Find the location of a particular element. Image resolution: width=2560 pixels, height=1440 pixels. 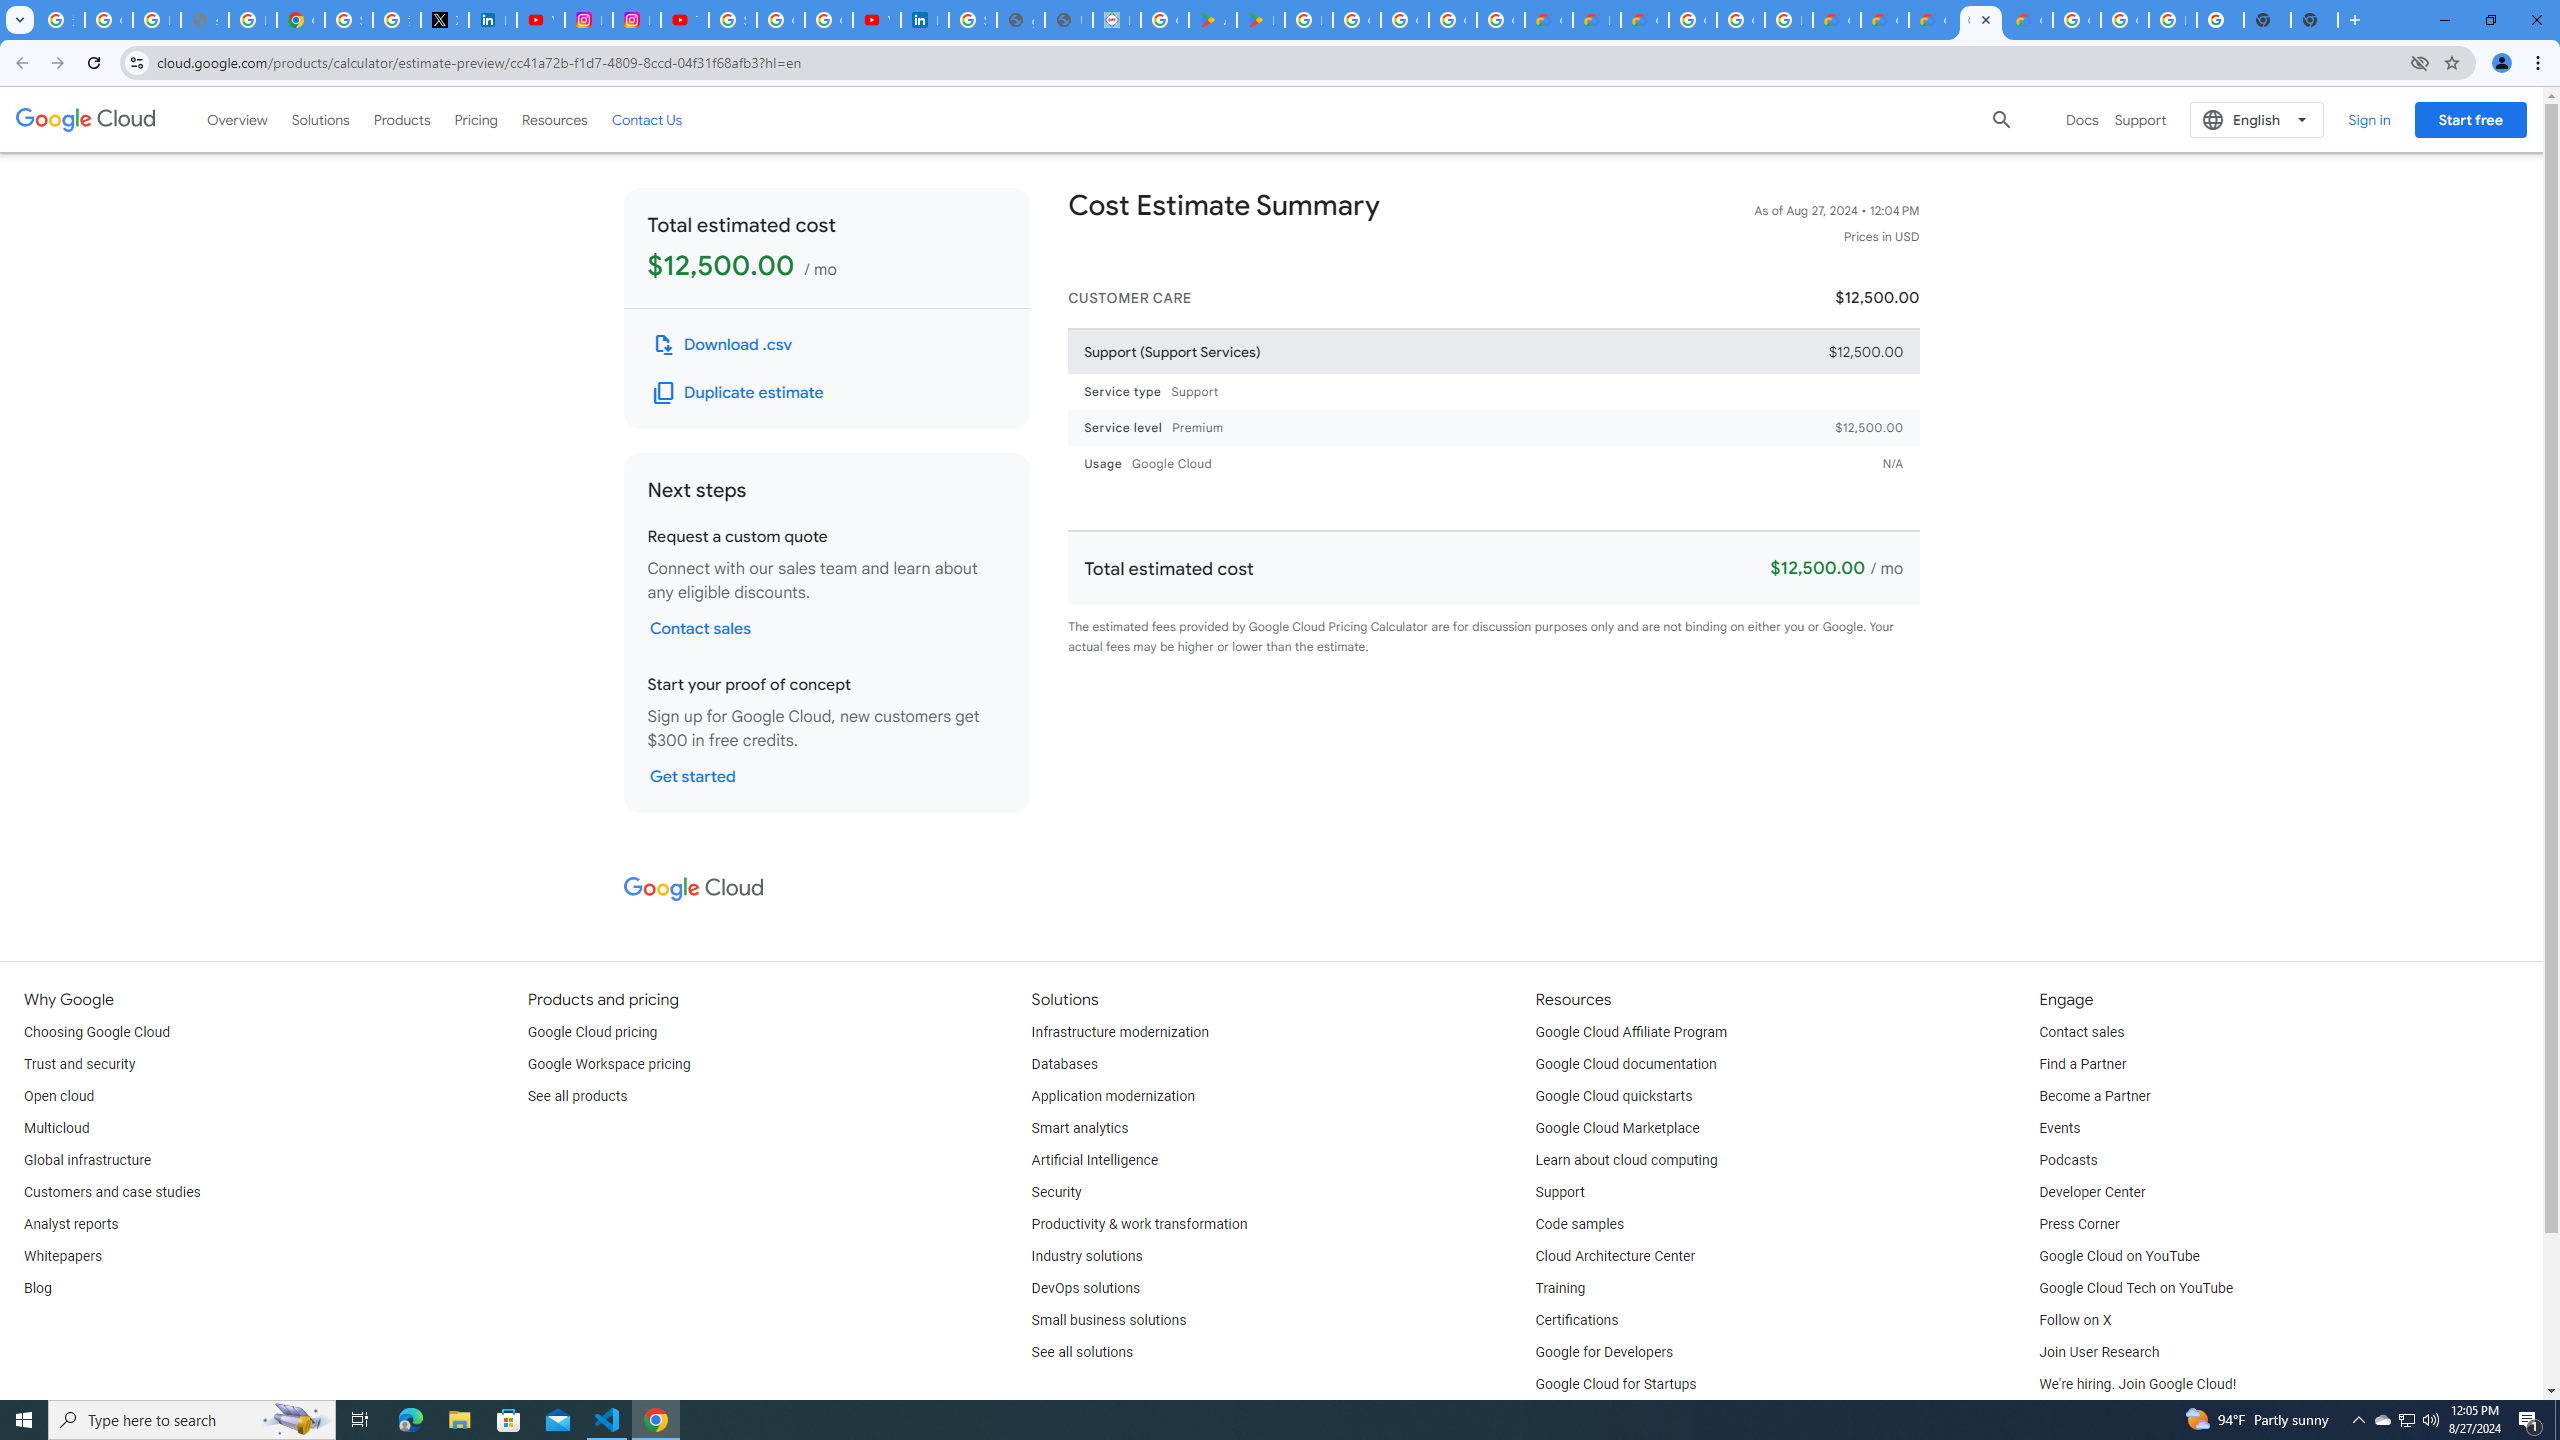

'PAW Patrol Rescue World - Apps on Google Play' is located at coordinates (1259, 19).